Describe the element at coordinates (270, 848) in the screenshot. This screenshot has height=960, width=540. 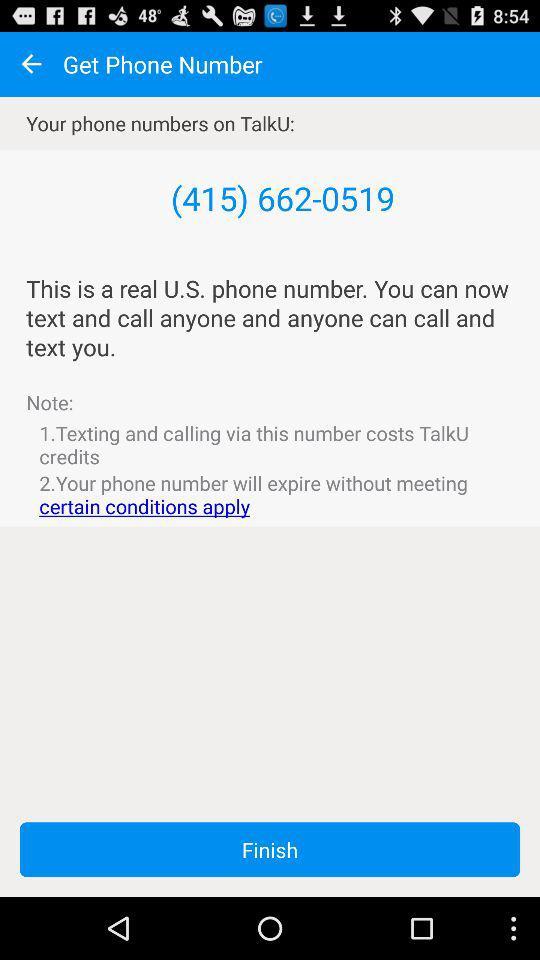
I see `app below the 2 your phone app` at that location.